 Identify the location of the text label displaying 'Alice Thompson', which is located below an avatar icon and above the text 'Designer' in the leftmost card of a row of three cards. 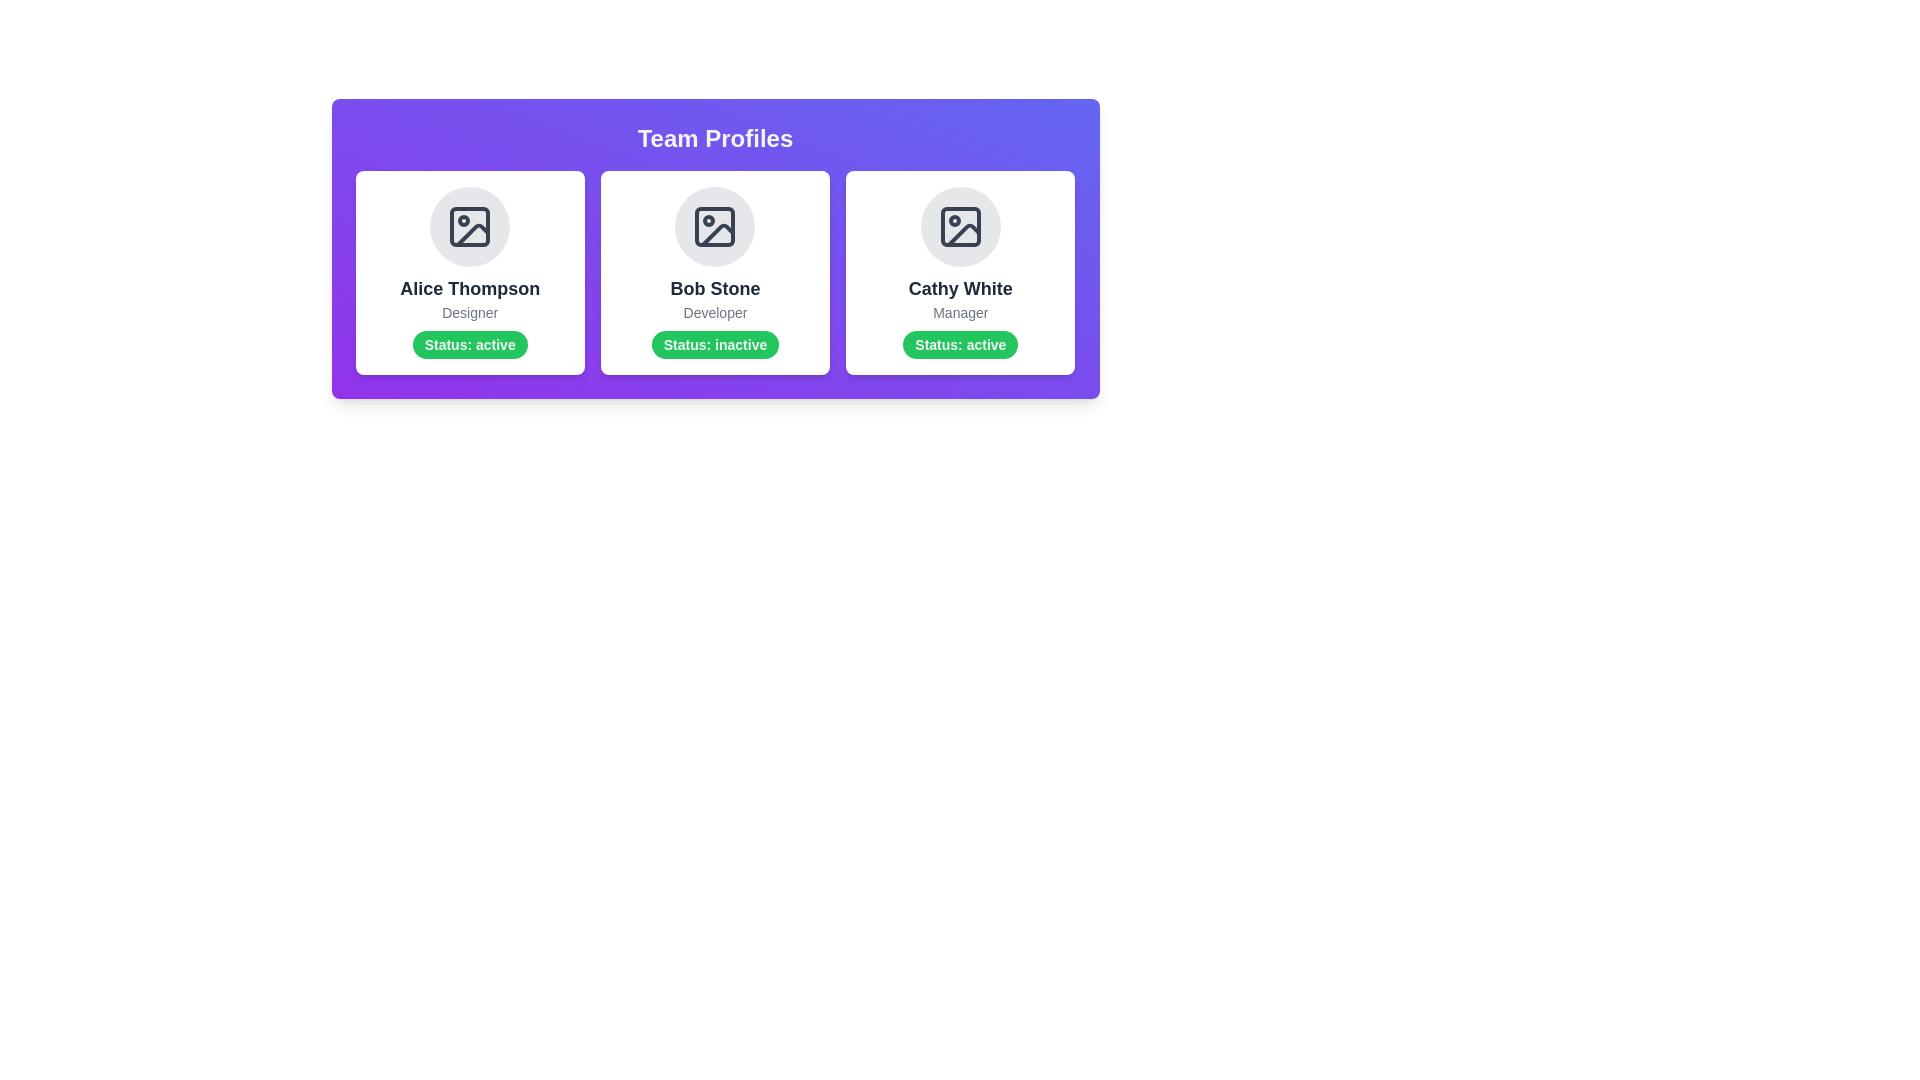
(469, 289).